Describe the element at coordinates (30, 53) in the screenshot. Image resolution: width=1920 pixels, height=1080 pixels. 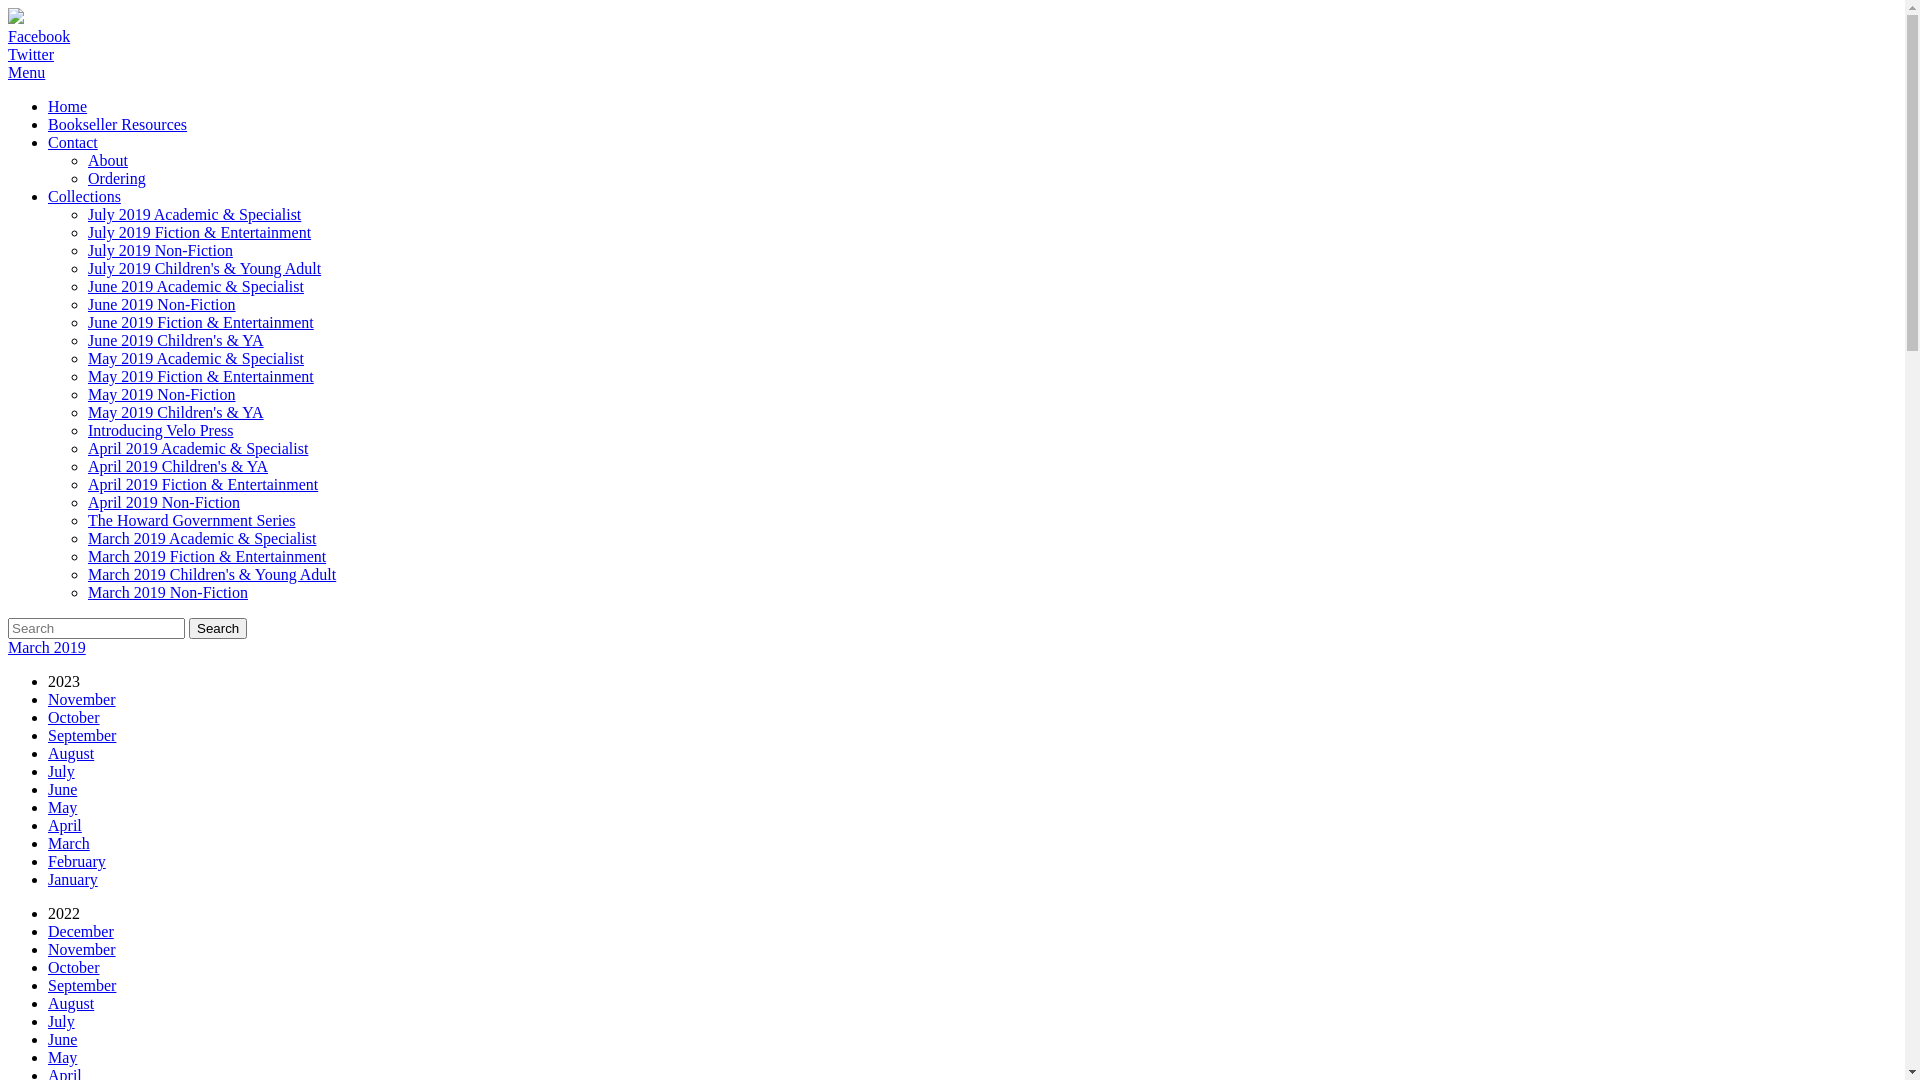
I see `'Twitter'` at that location.